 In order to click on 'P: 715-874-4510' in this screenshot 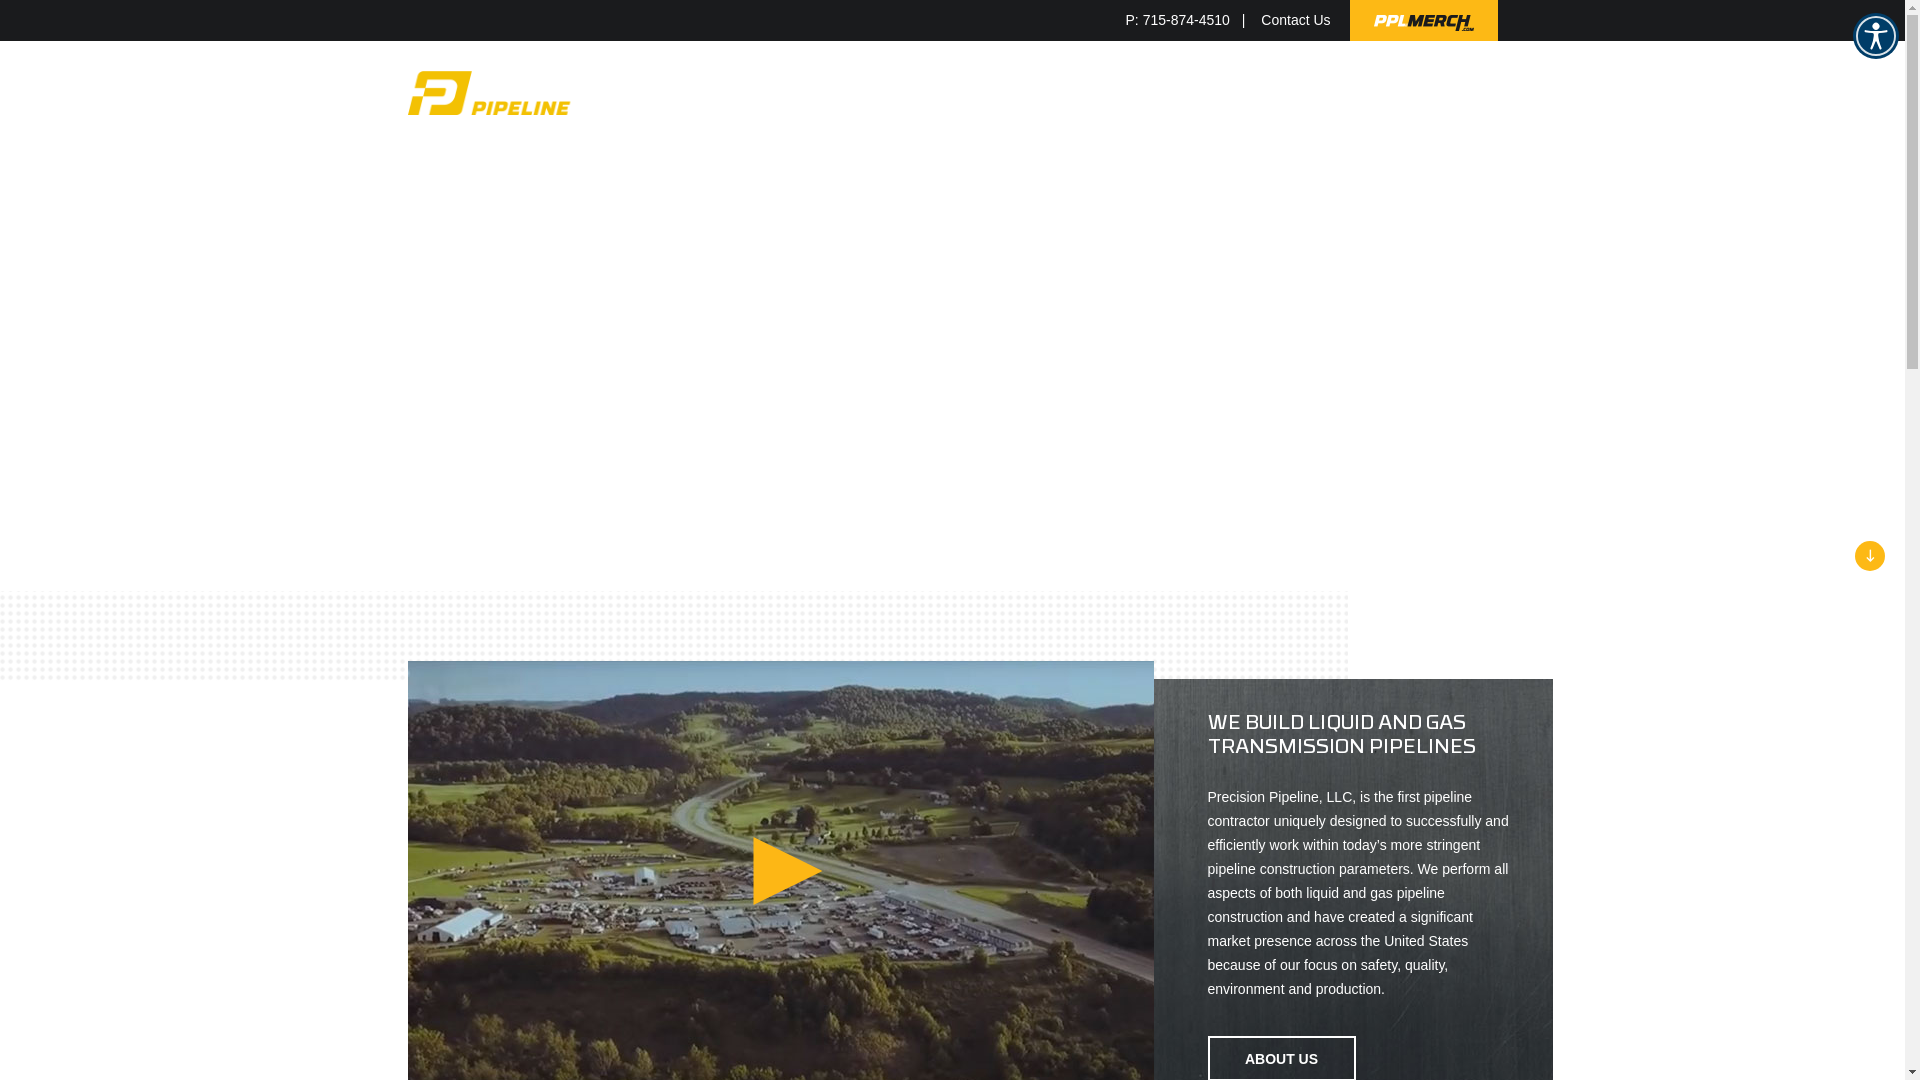, I will do `click(1191, 20)`.